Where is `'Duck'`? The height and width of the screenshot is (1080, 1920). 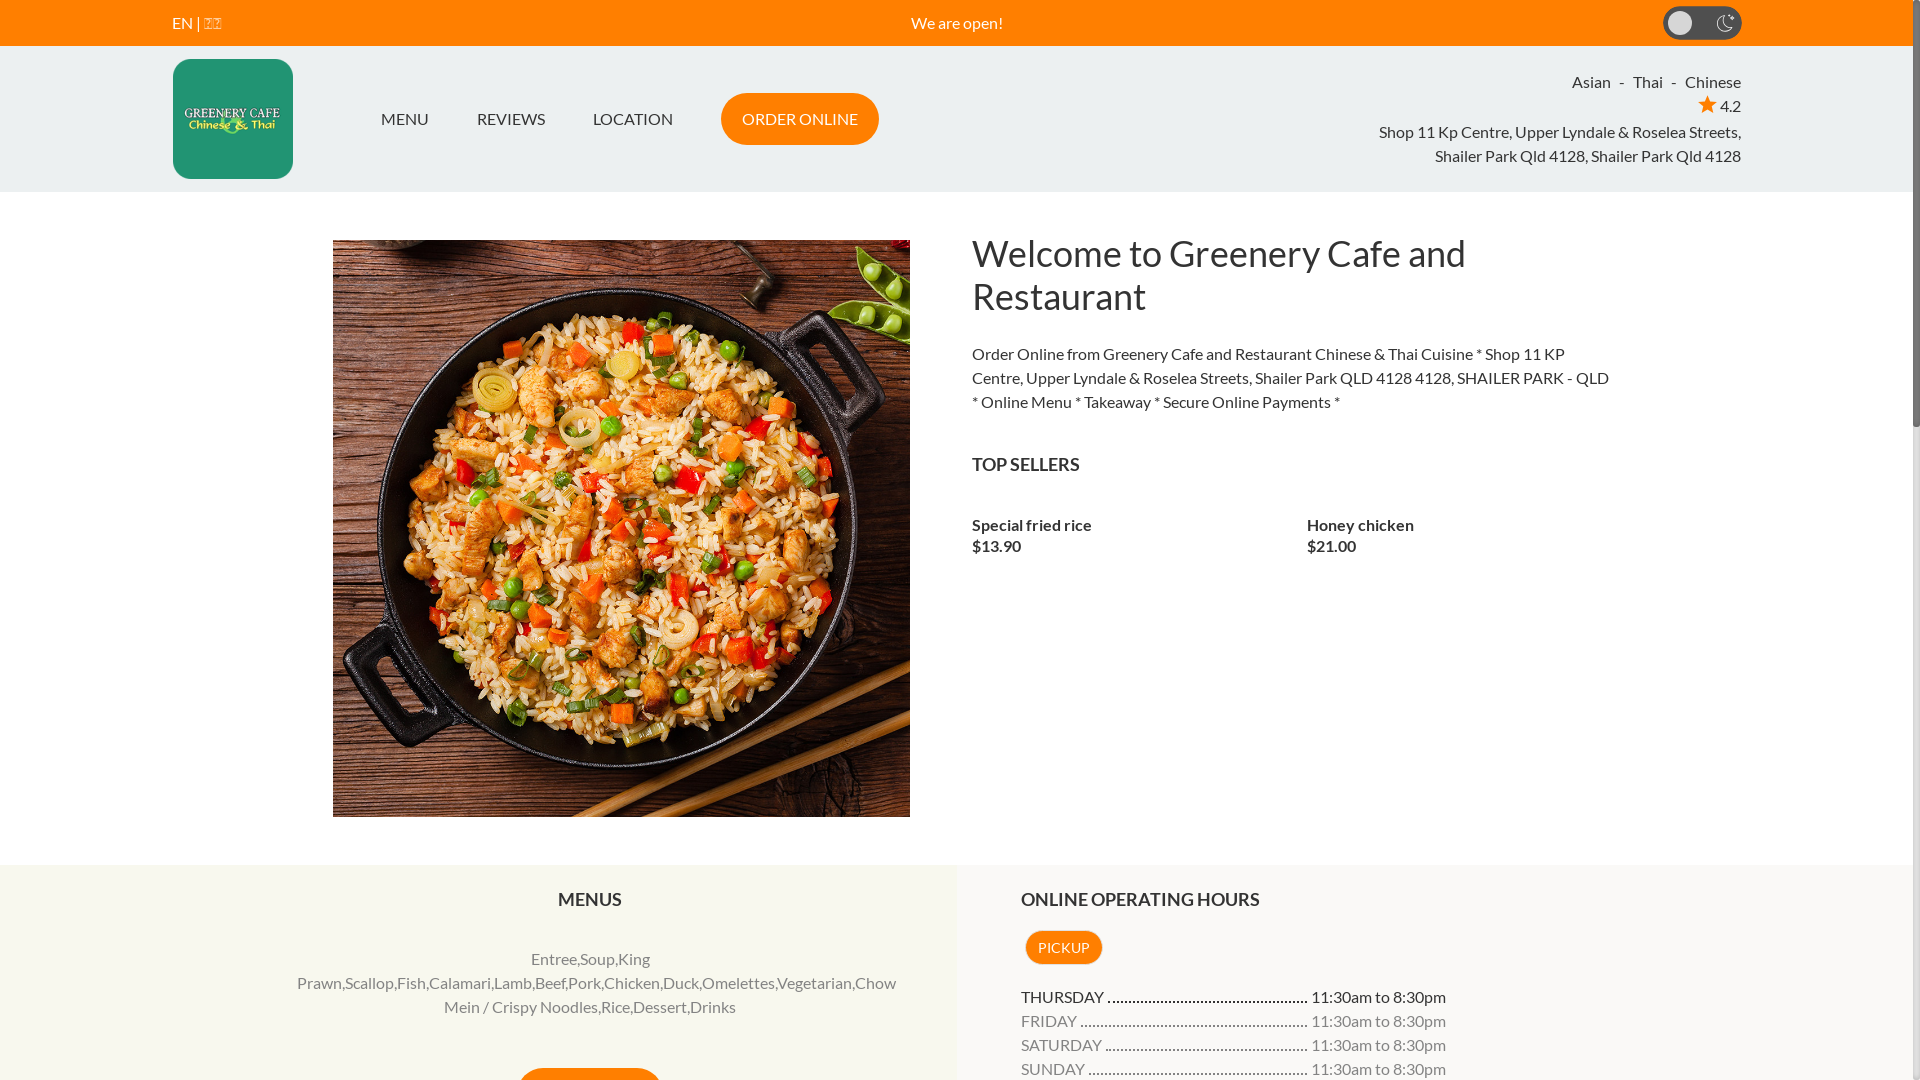
'Duck' is located at coordinates (662, 981).